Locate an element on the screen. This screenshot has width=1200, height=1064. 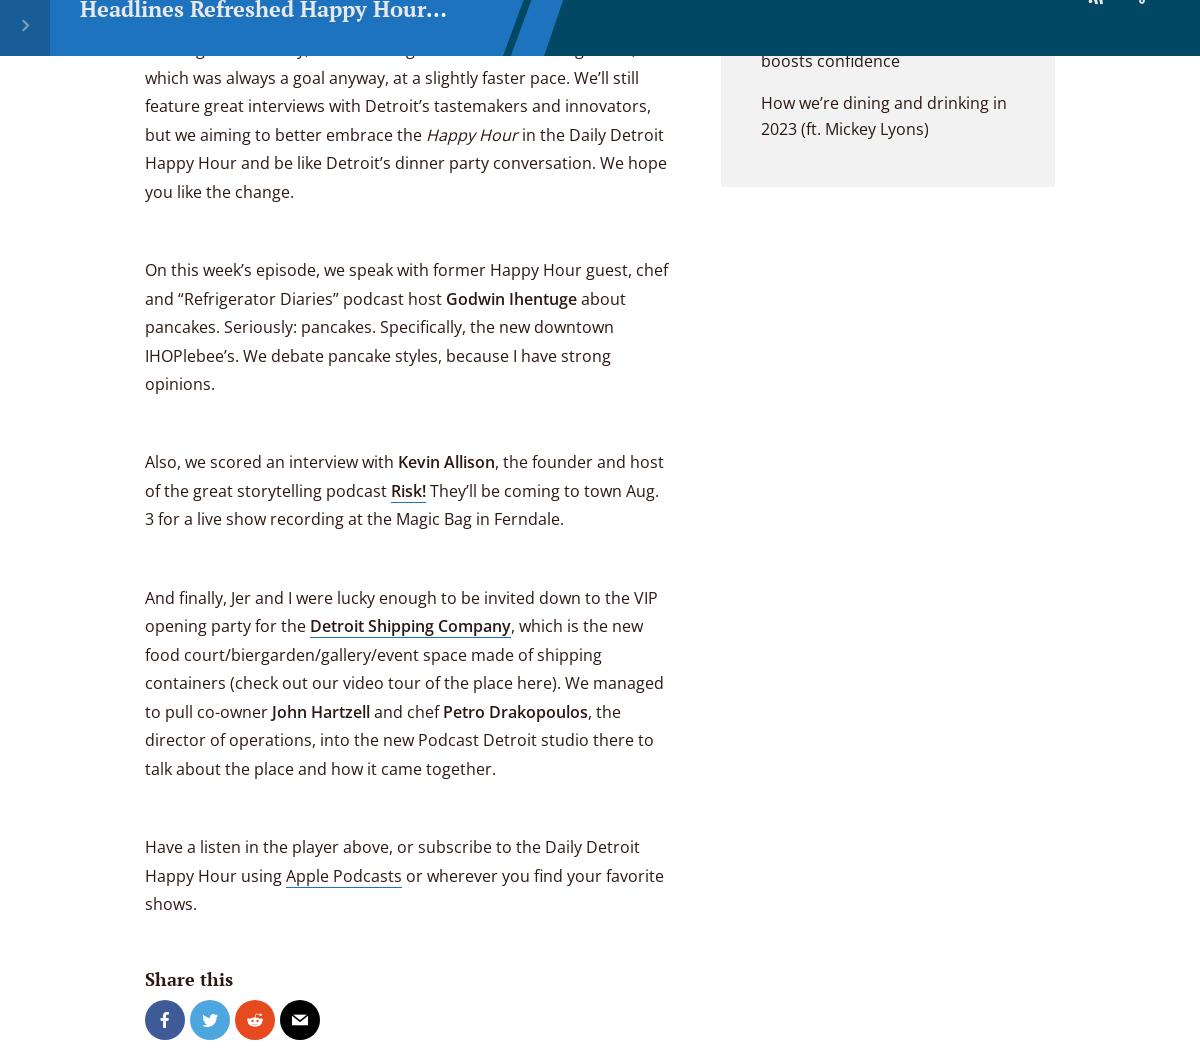
'and chef' is located at coordinates (406, 710).